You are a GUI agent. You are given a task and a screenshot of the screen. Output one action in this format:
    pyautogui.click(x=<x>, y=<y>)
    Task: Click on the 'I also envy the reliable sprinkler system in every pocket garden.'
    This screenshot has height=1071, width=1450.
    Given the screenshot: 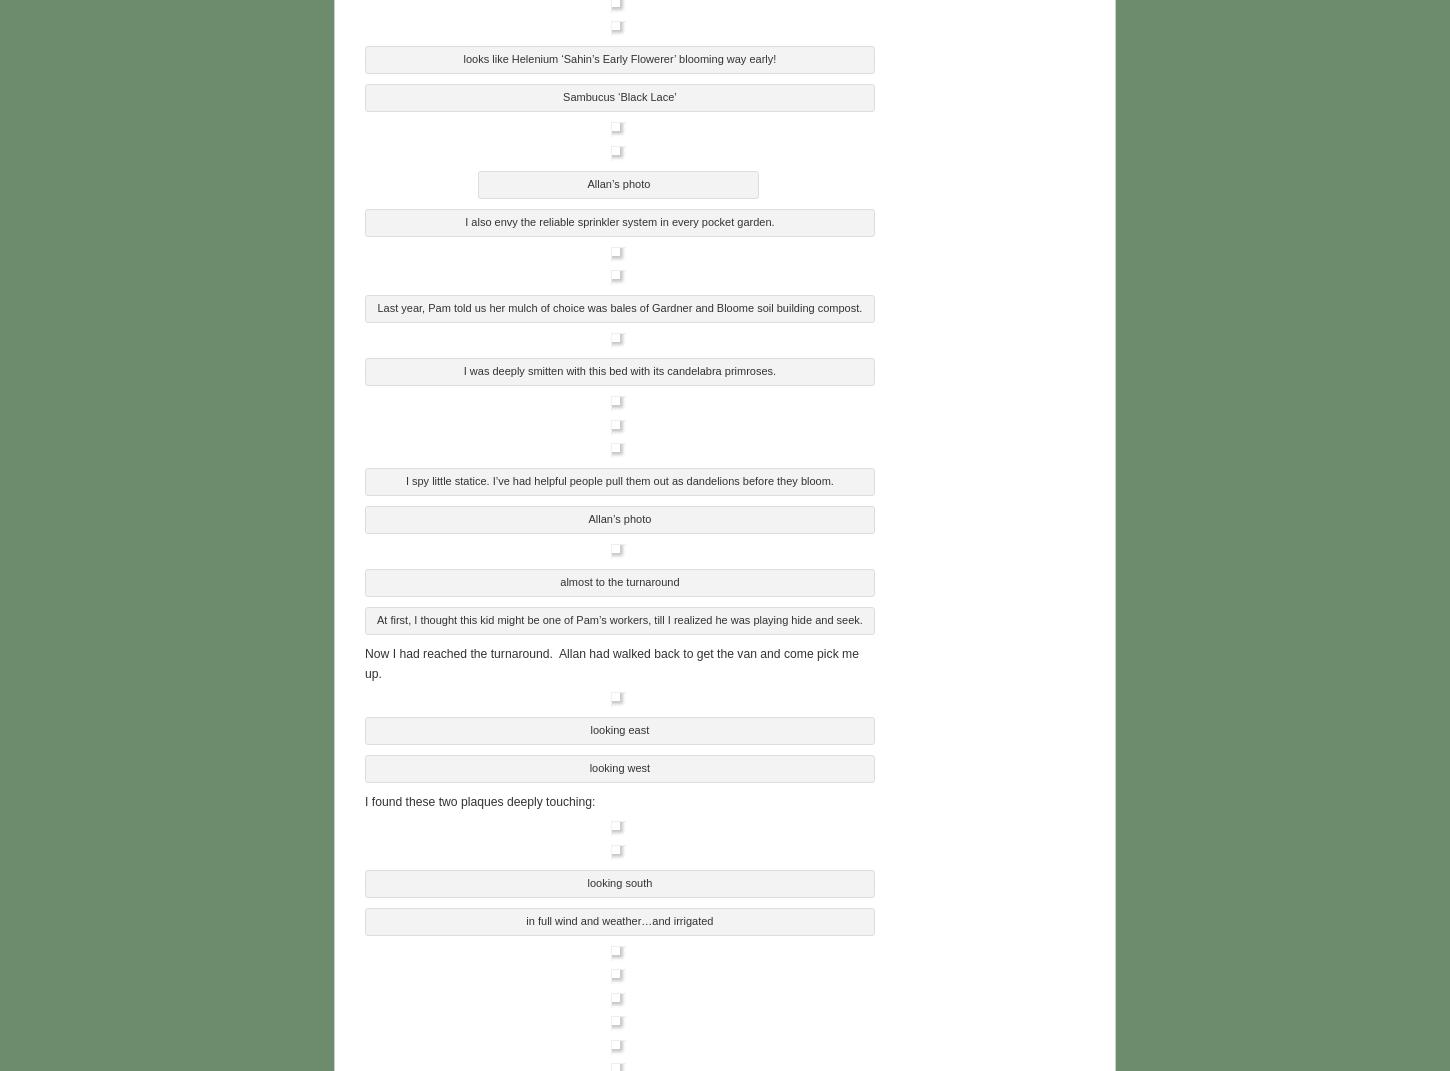 What is the action you would take?
    pyautogui.click(x=618, y=218)
    